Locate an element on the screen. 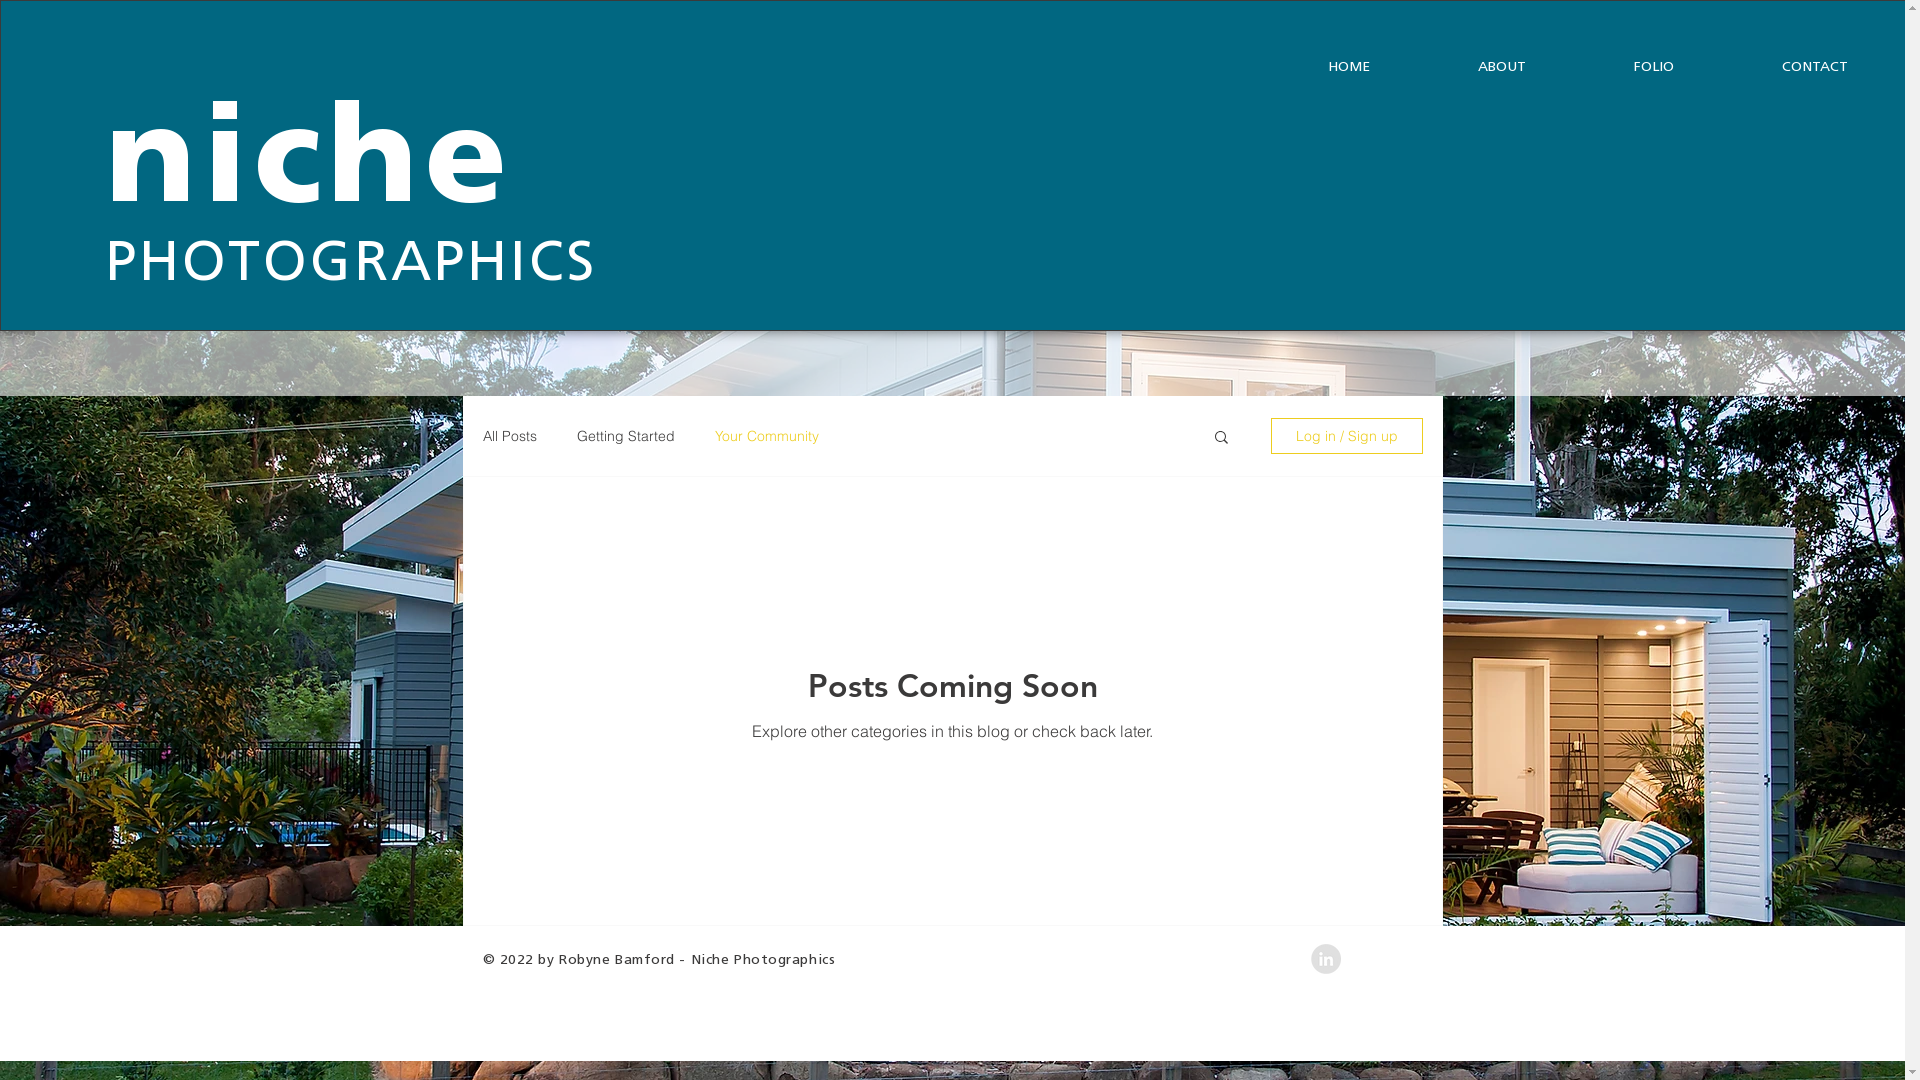  'FOLIO' is located at coordinates (1654, 65).